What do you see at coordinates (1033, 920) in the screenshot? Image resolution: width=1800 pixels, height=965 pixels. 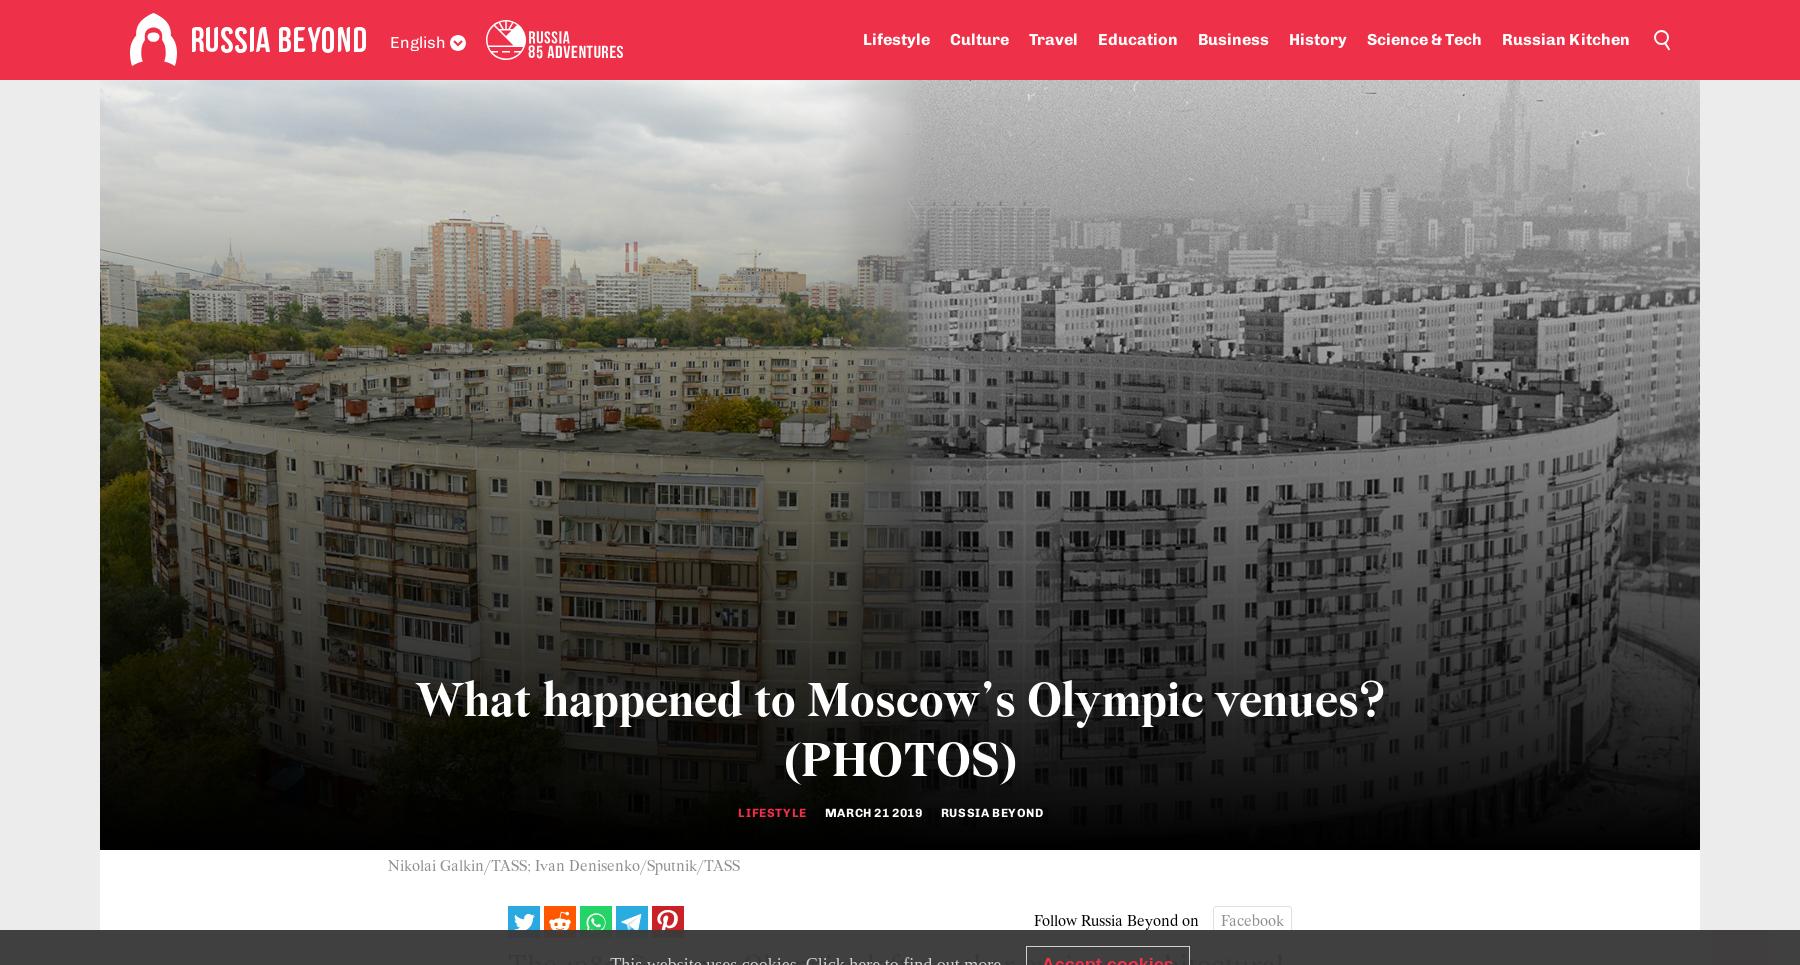 I see `'Follow Russia Beyond on'` at bounding box center [1033, 920].